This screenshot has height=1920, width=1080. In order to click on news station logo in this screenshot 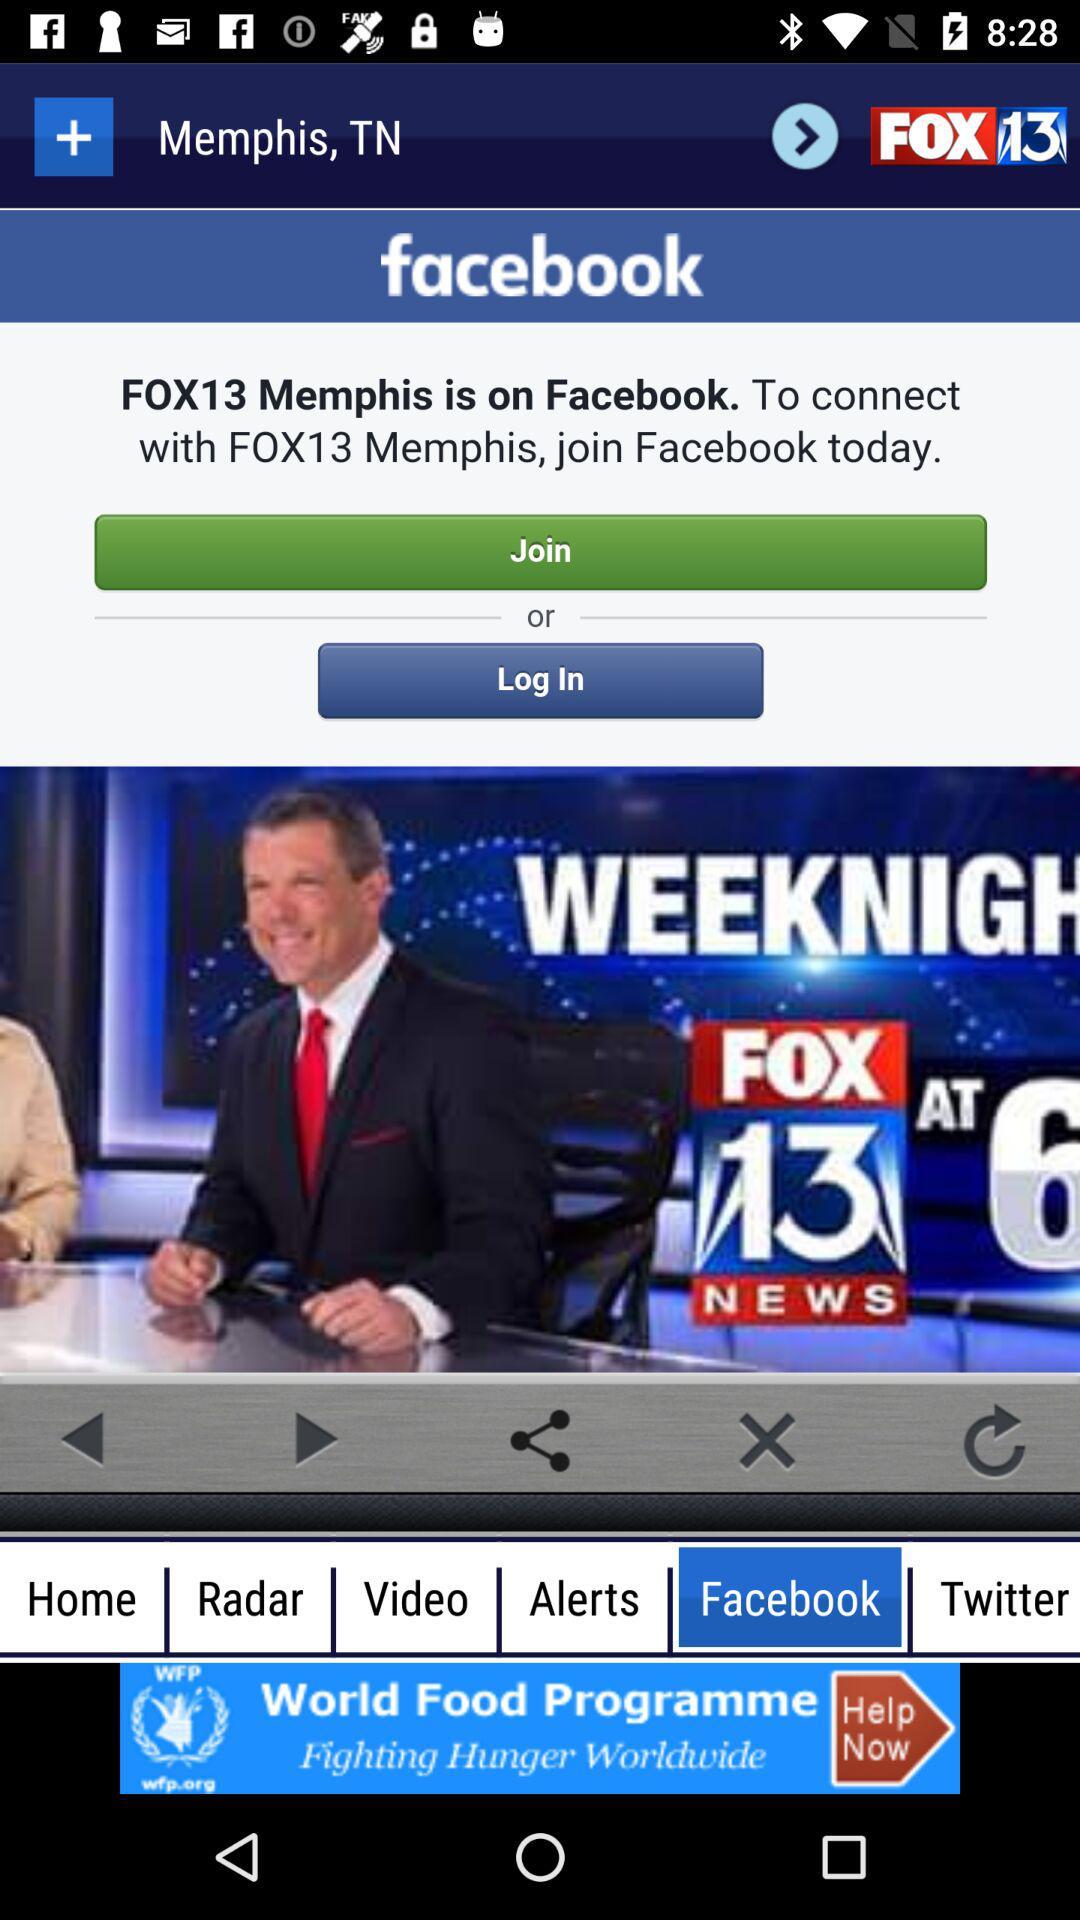, I will do `click(967, 135)`.